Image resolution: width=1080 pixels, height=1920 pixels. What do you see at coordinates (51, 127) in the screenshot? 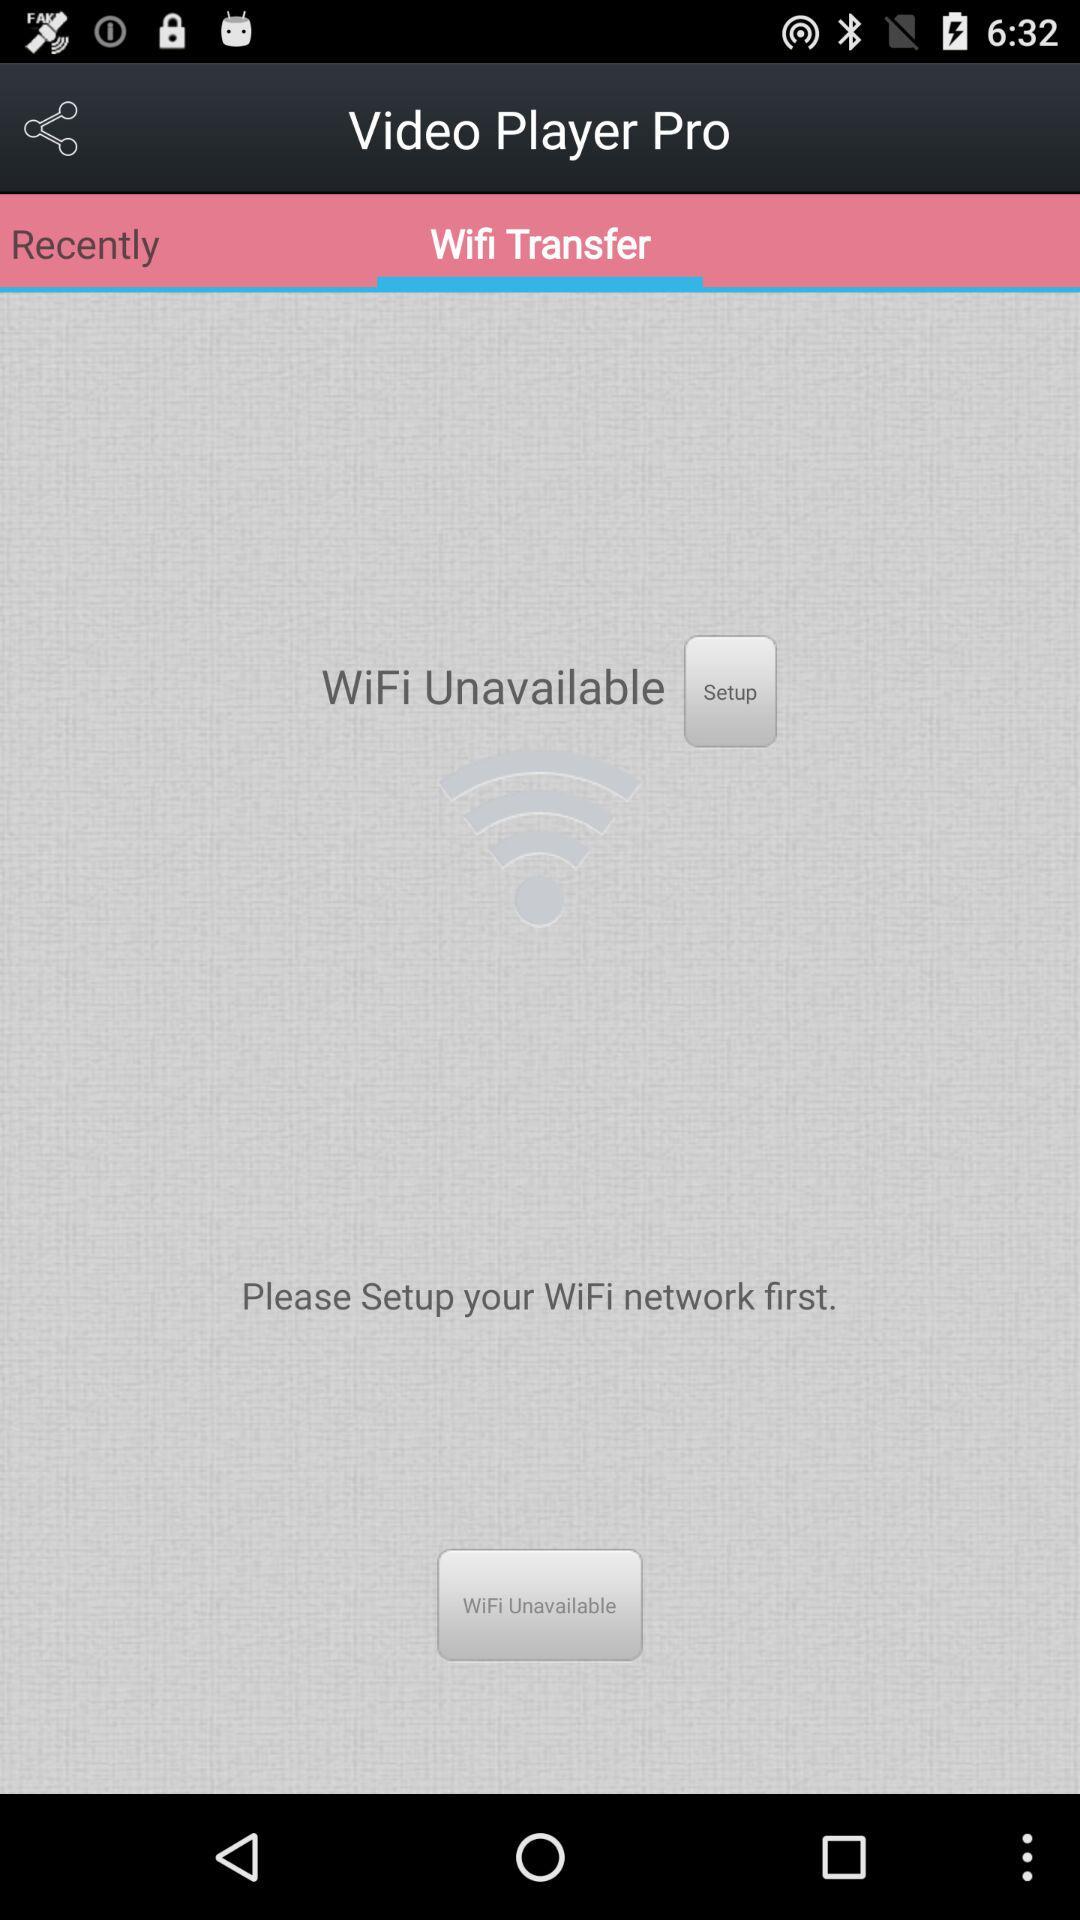
I see `the item at the top left corner` at bounding box center [51, 127].